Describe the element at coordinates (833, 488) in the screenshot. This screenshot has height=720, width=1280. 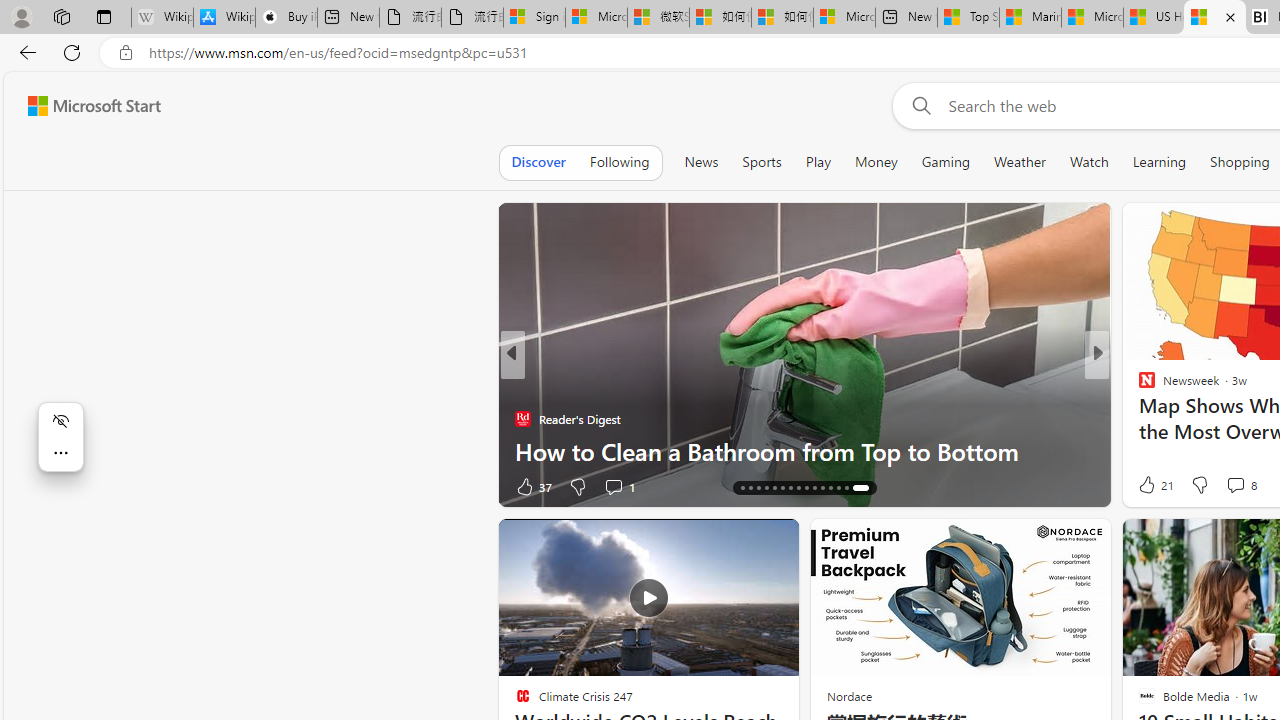
I see `'AutomationID: tab-26'` at that location.